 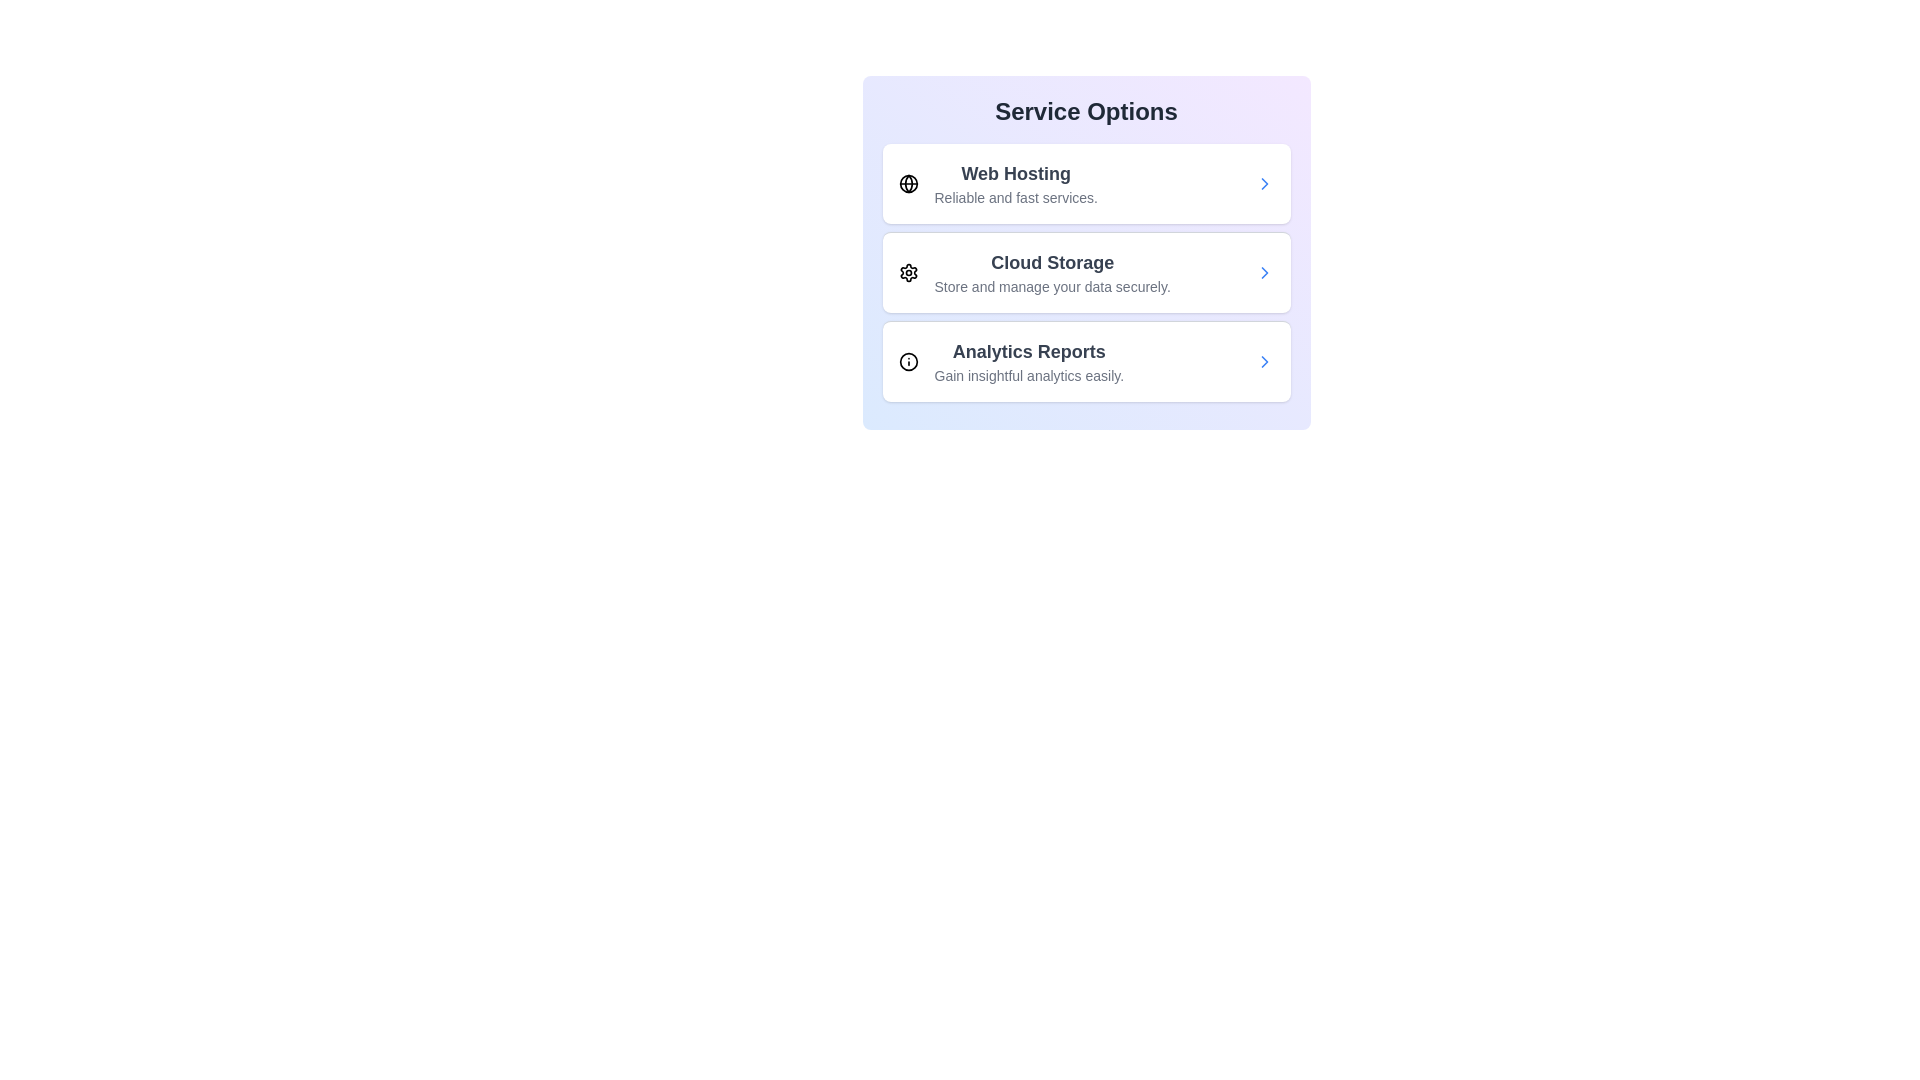 What do you see at coordinates (1085, 184) in the screenshot?
I see `the service item labeled 'Web Hosting' to trigger its hover effect` at bounding box center [1085, 184].